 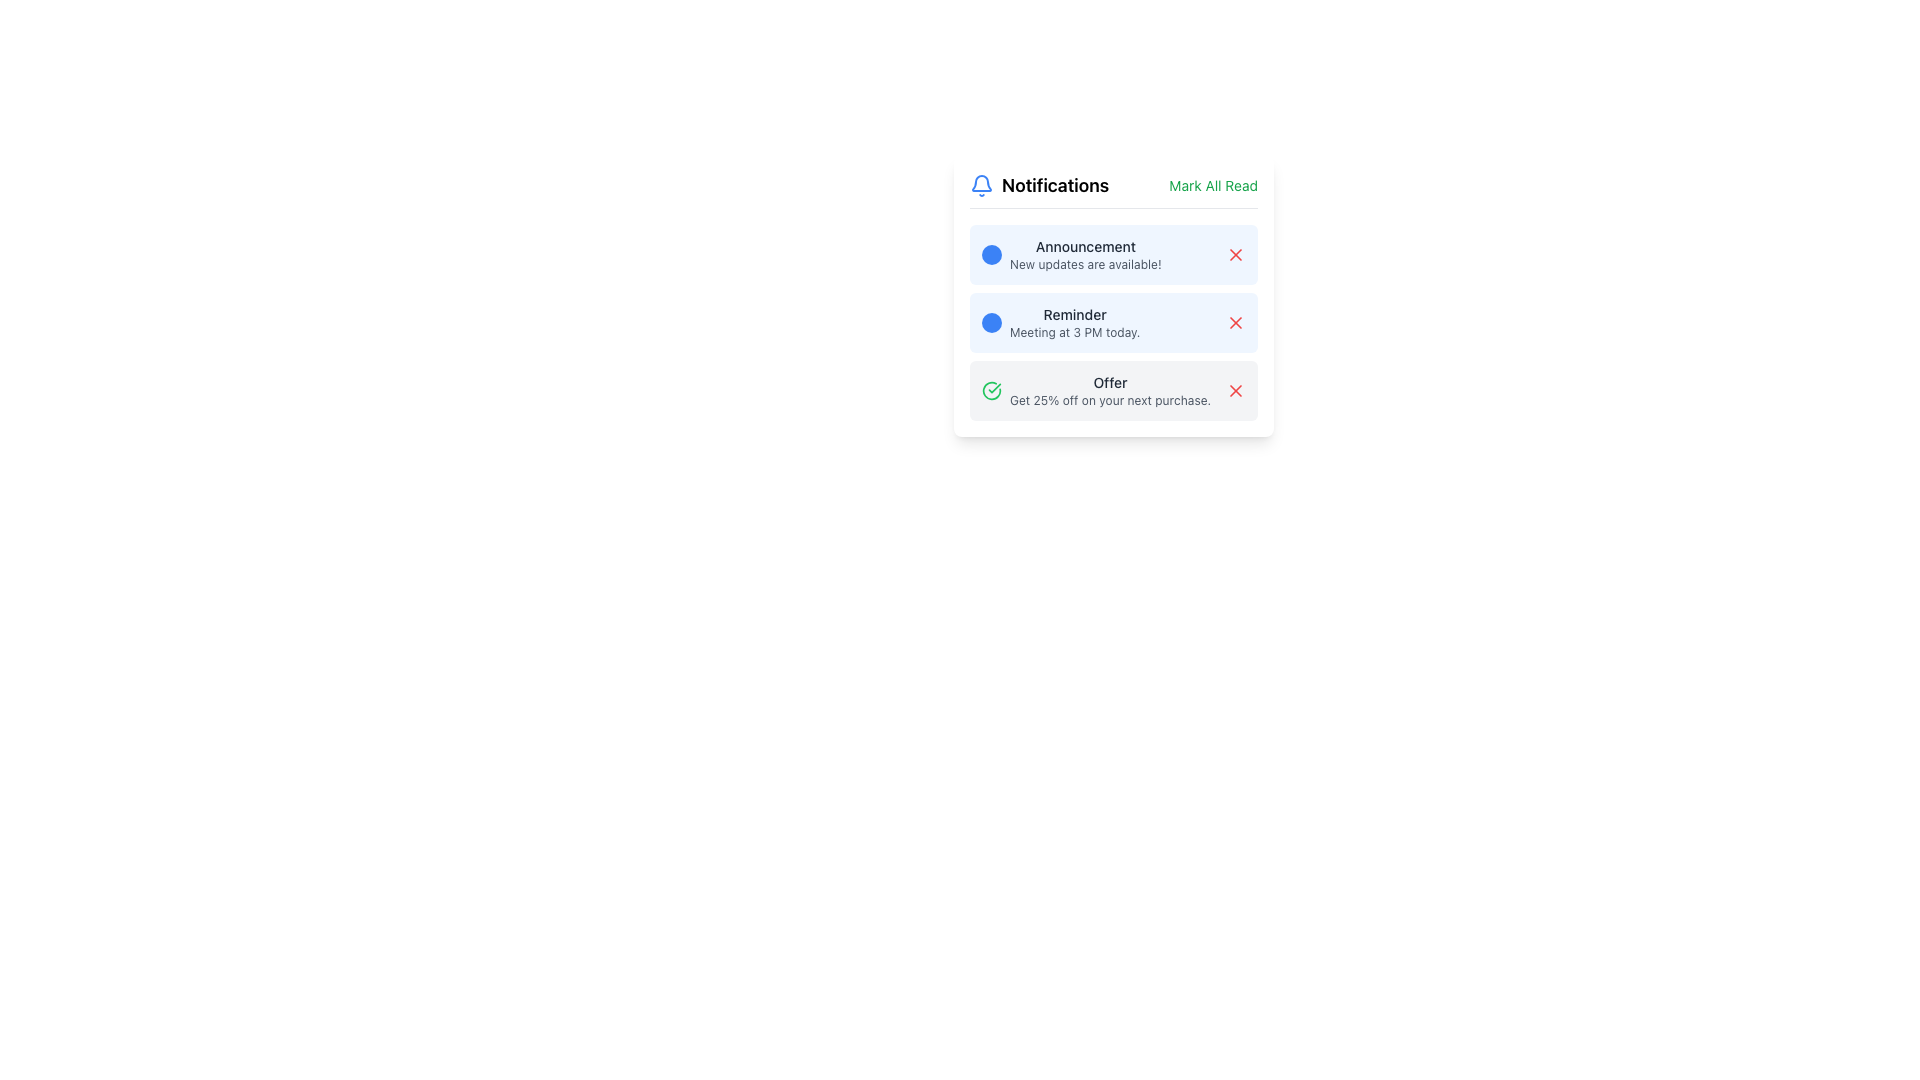 I want to click on the static text label titled 'Announcement' located at the top of the notification, which summarizes the update's subject, so click(x=1084, y=245).